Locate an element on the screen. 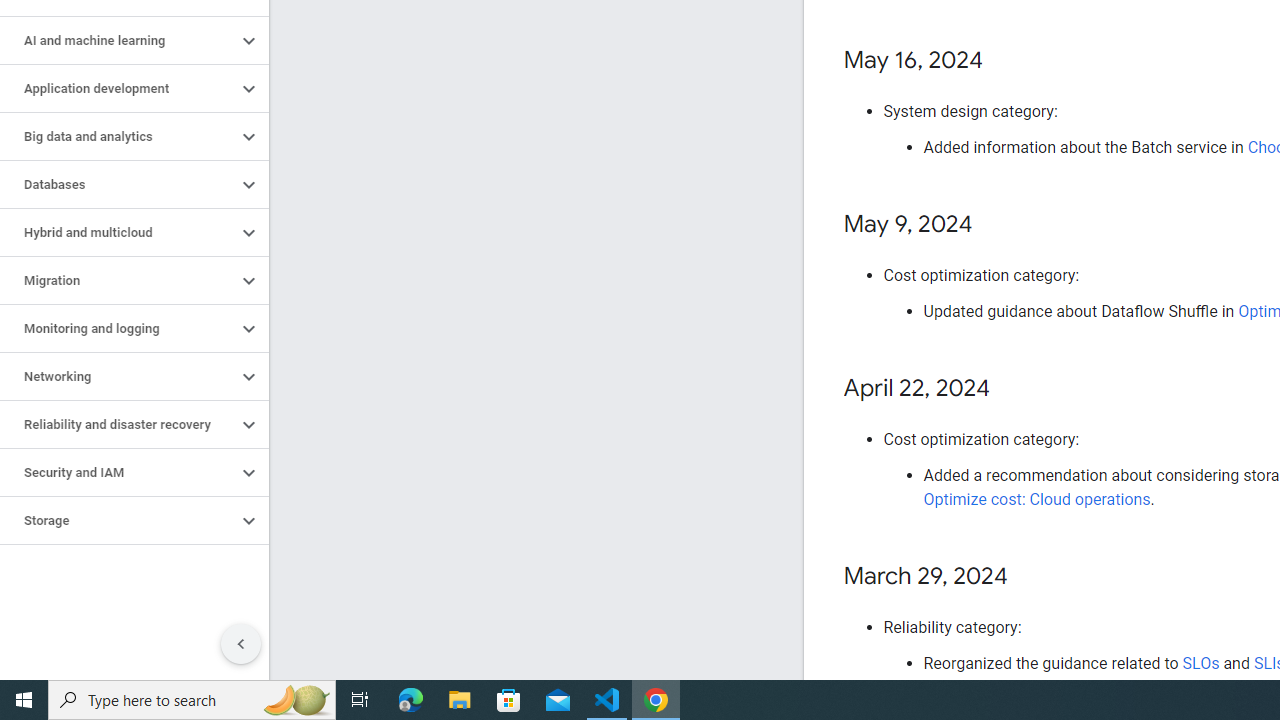 The image size is (1280, 720). 'Copy link to this section: March 29, 2024' is located at coordinates (1027, 577).